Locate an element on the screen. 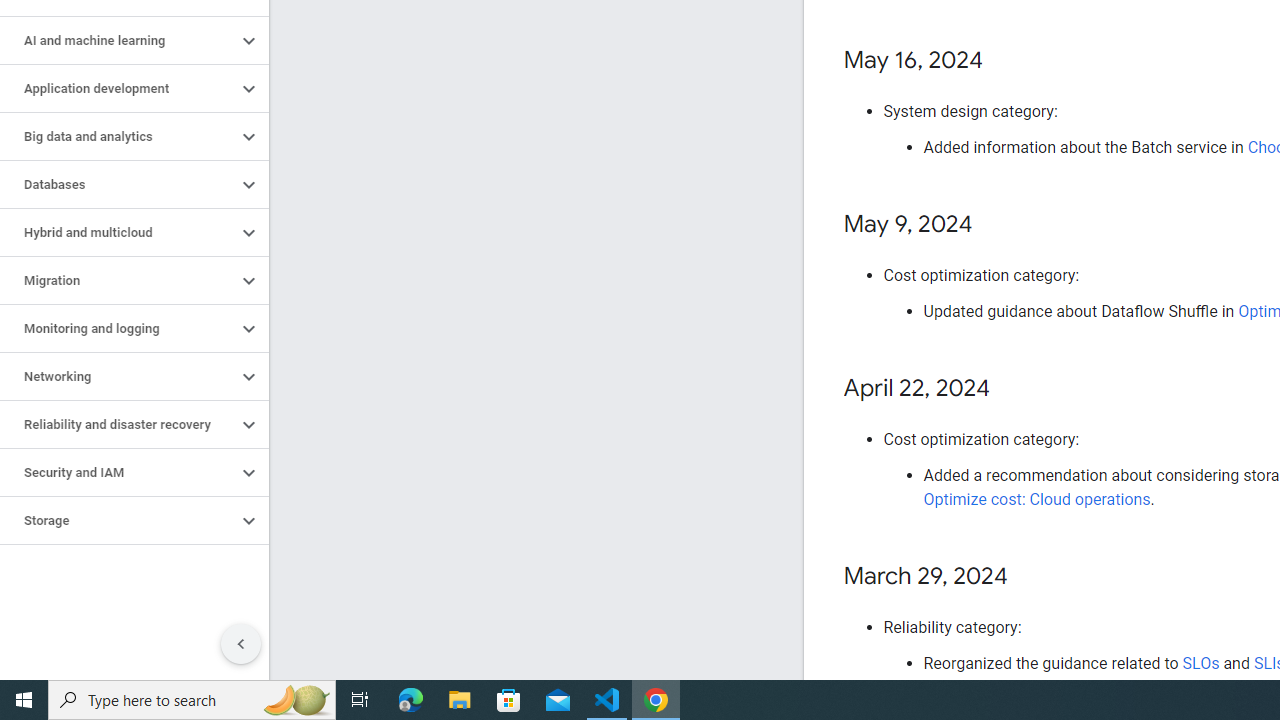 The image size is (1280, 720). 'Copy link to this section: March 29, 2024' is located at coordinates (1027, 577).